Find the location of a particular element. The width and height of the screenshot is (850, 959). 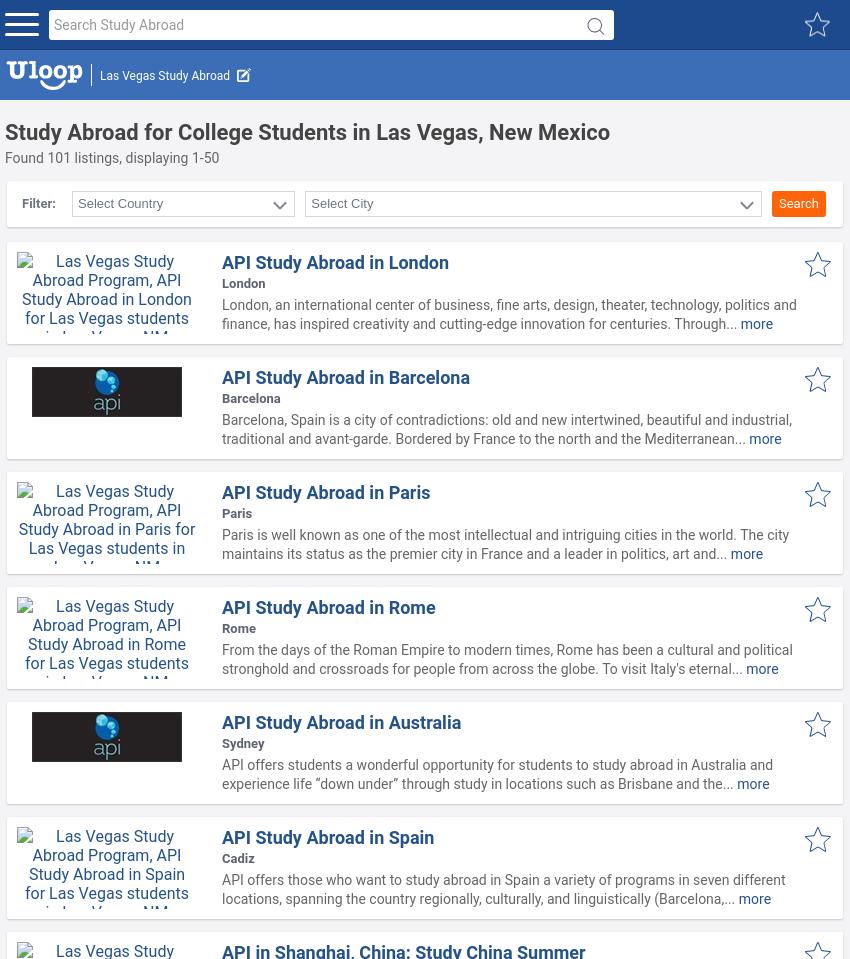

'Search' is located at coordinates (797, 202).